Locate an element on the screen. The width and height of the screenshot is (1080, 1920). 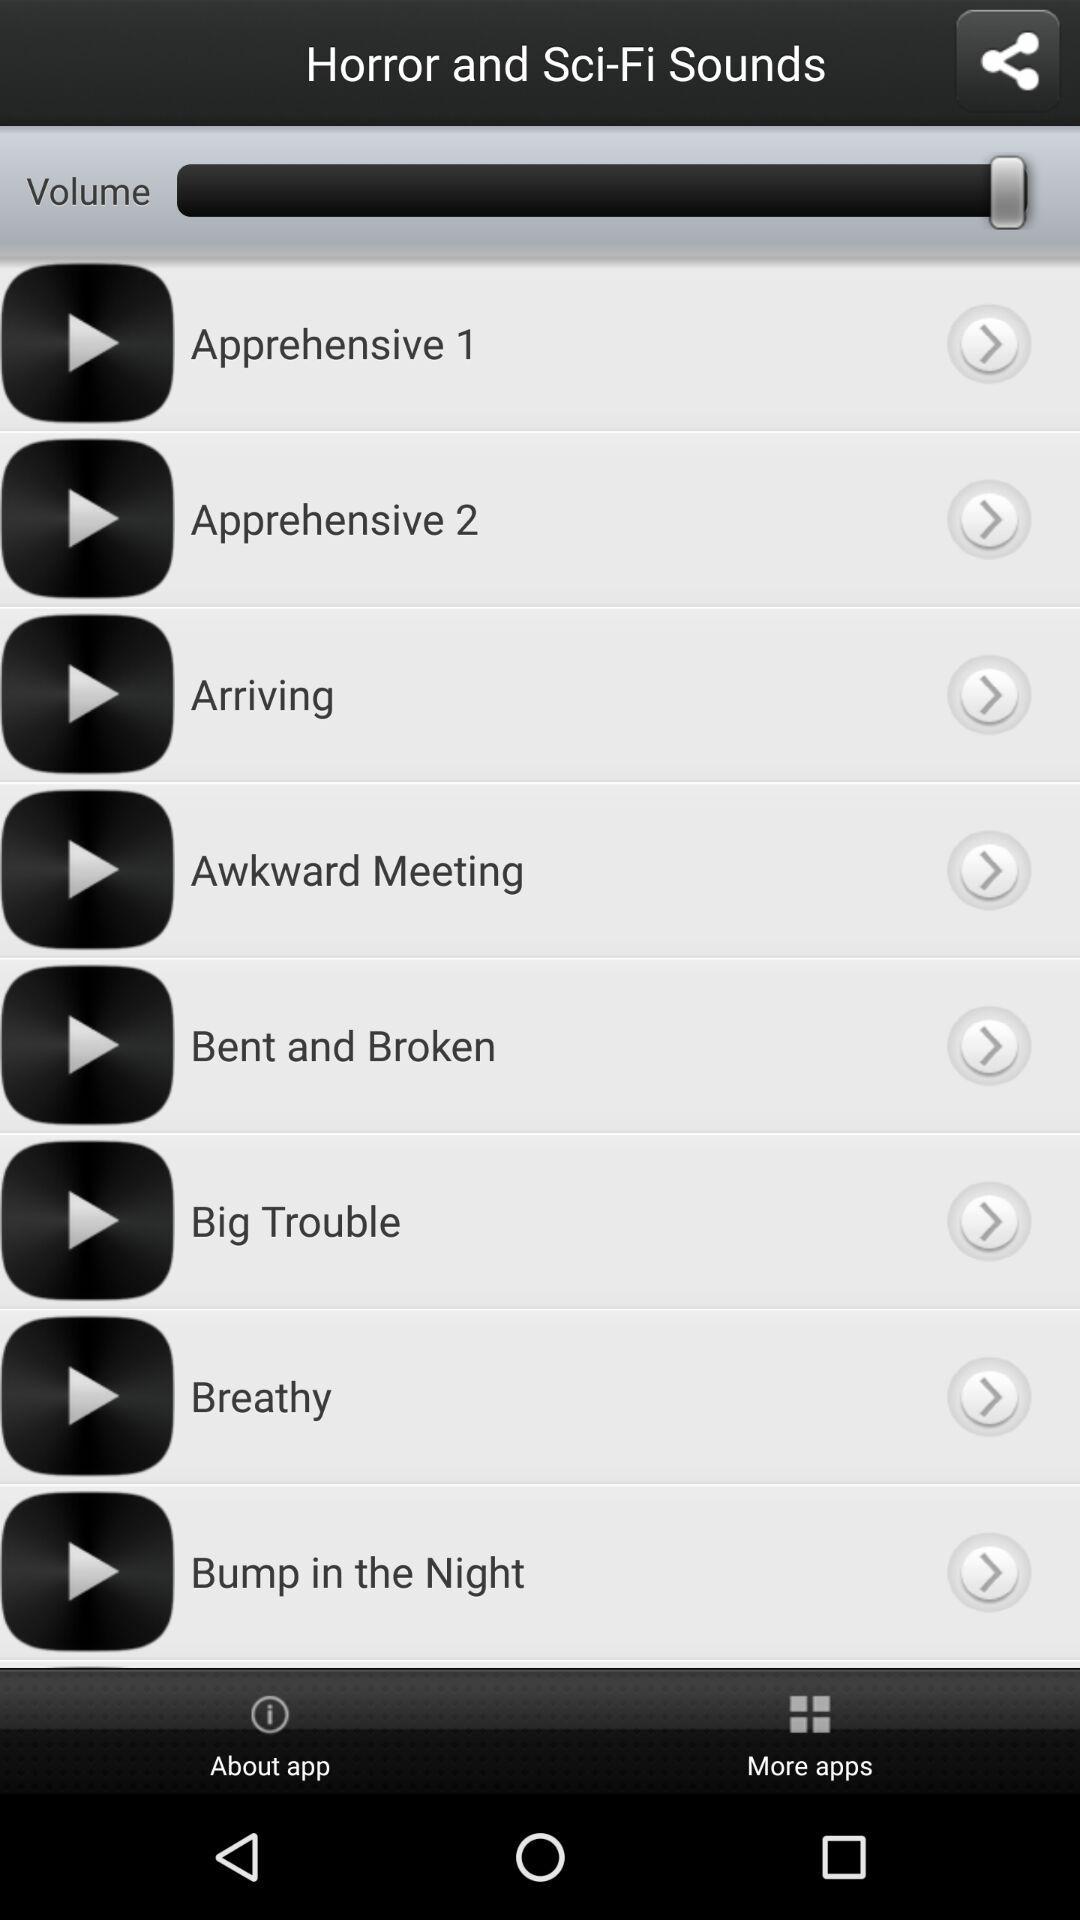
open is located at coordinates (987, 694).